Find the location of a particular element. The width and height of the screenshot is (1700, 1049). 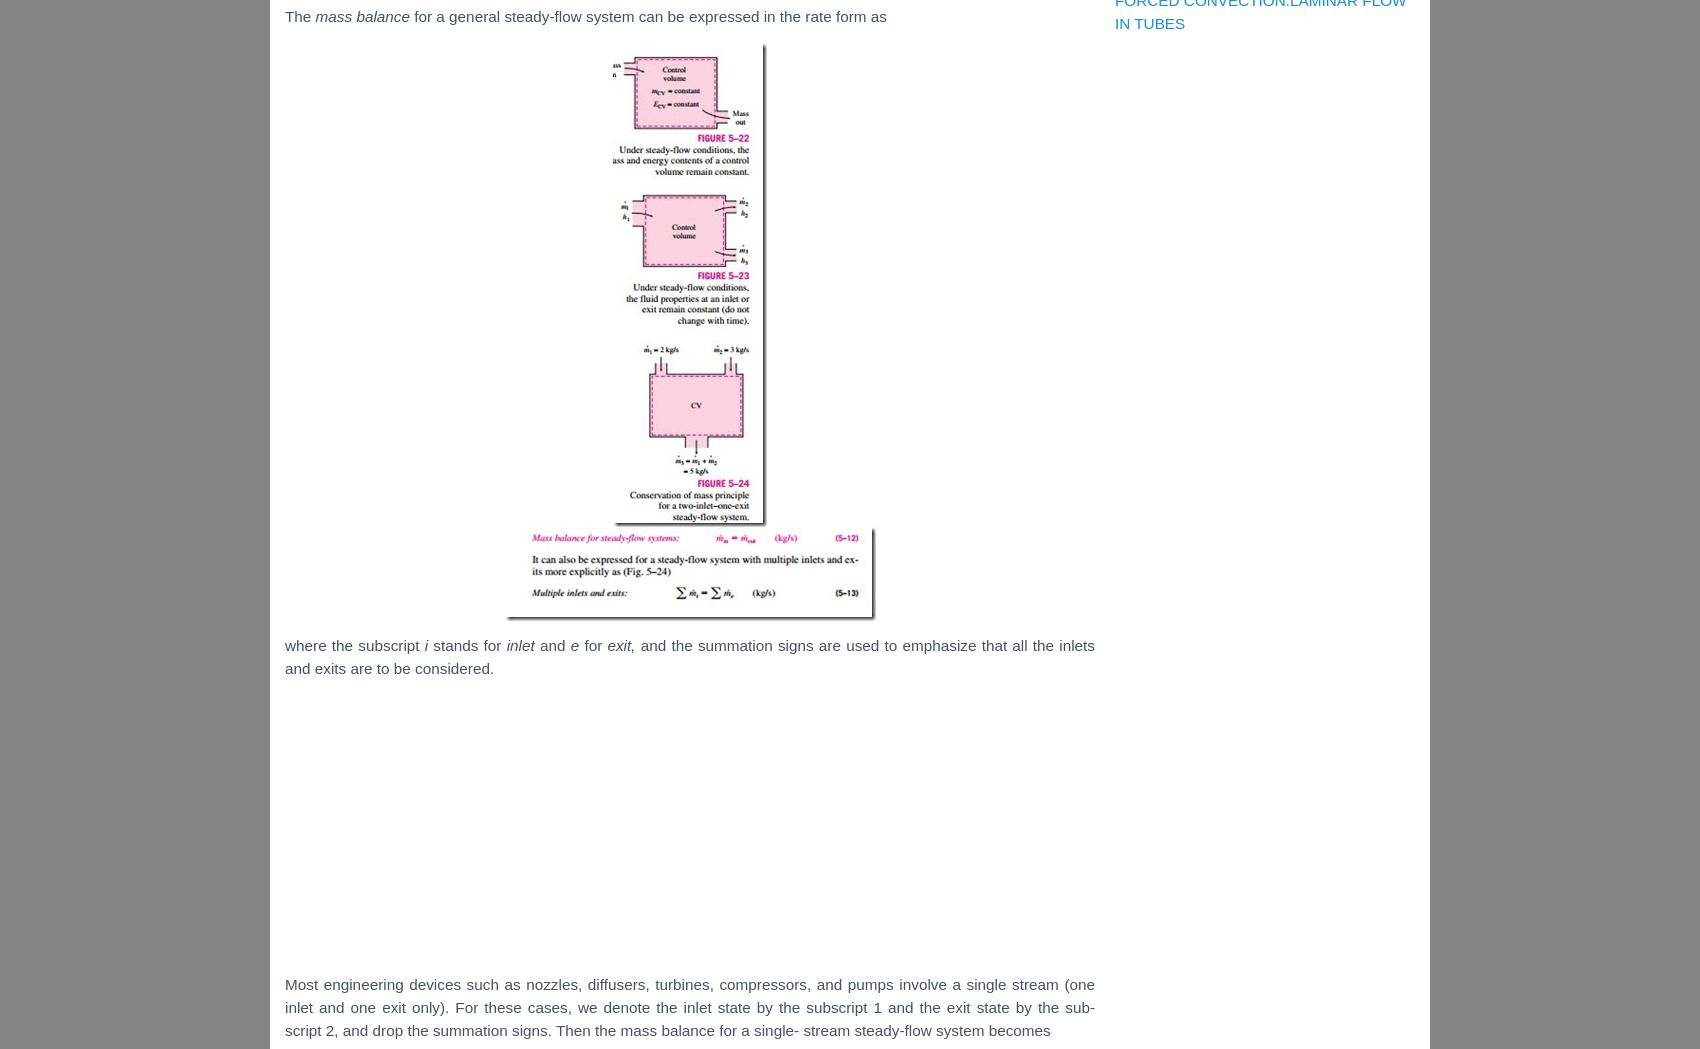

'mas' is located at coordinates (328, 15).